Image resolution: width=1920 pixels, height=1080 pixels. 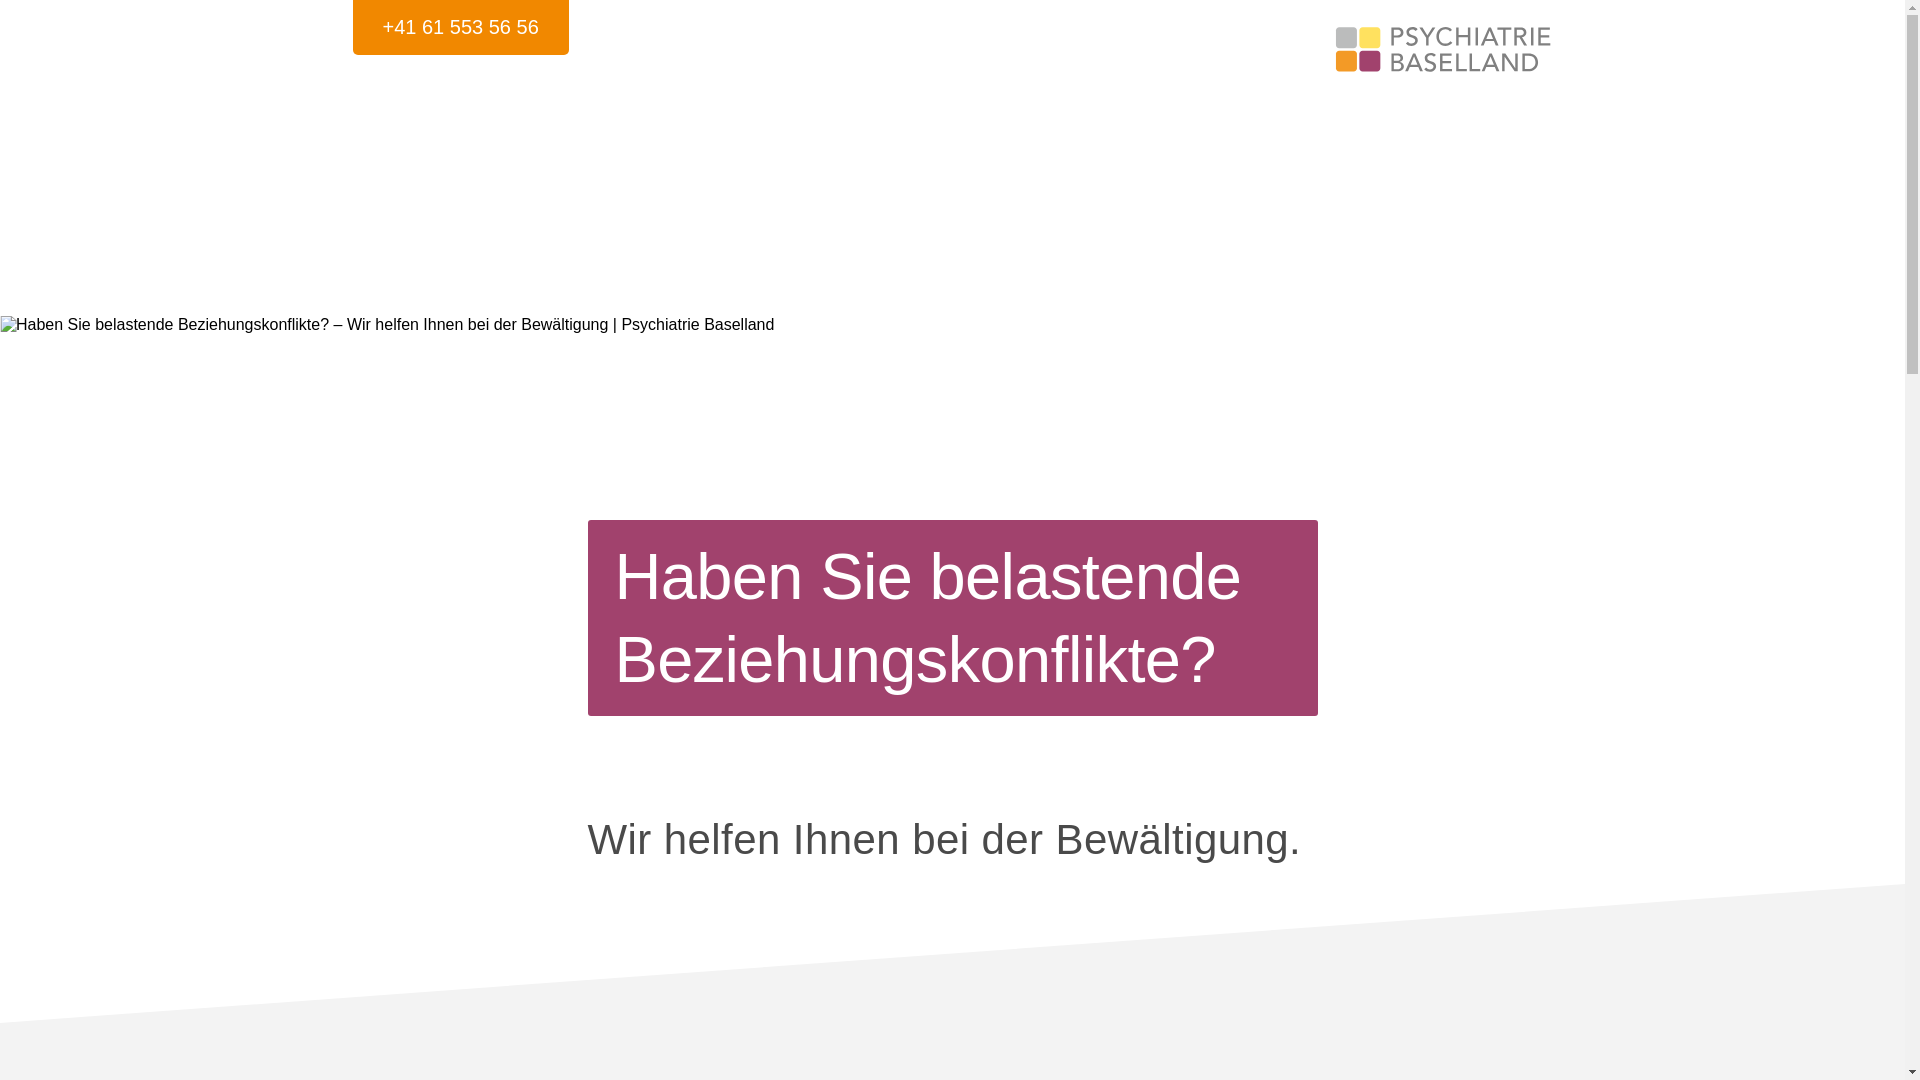 What do you see at coordinates (459, 28) in the screenshot?
I see `'+41 61 553 56 56'` at bounding box center [459, 28].